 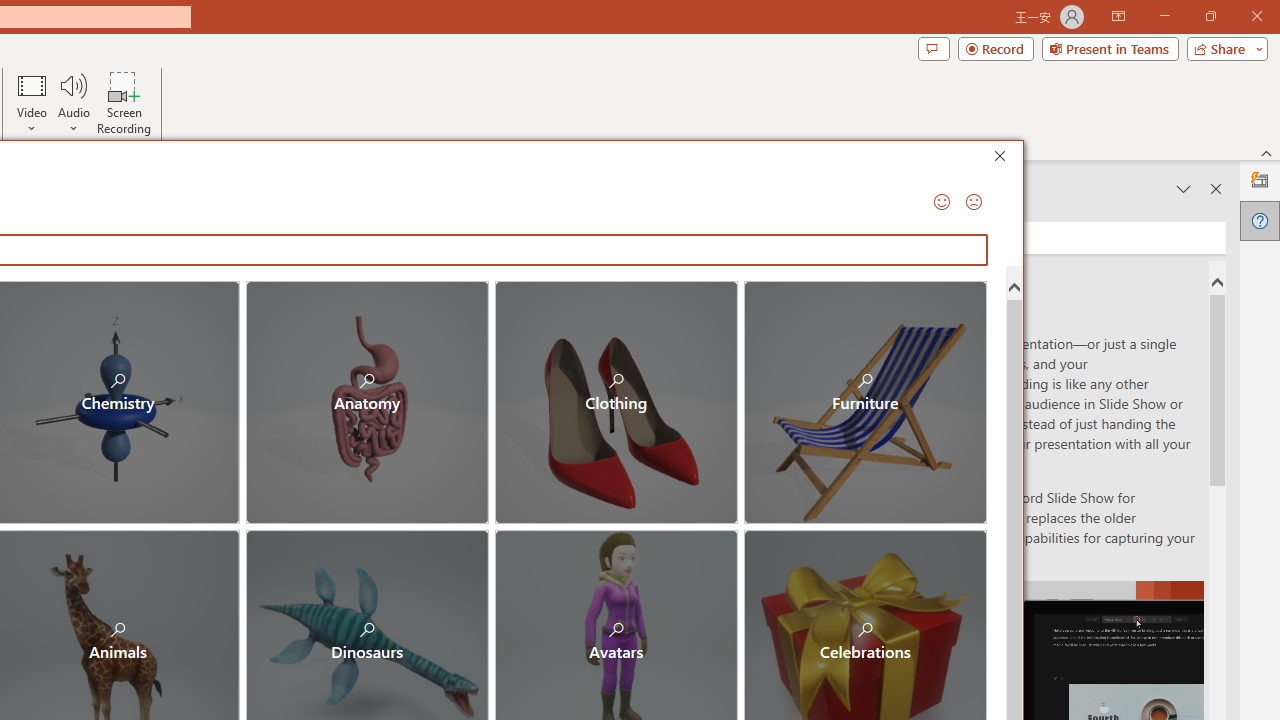 What do you see at coordinates (367, 402) in the screenshot?
I see `'Anatomy'` at bounding box center [367, 402].